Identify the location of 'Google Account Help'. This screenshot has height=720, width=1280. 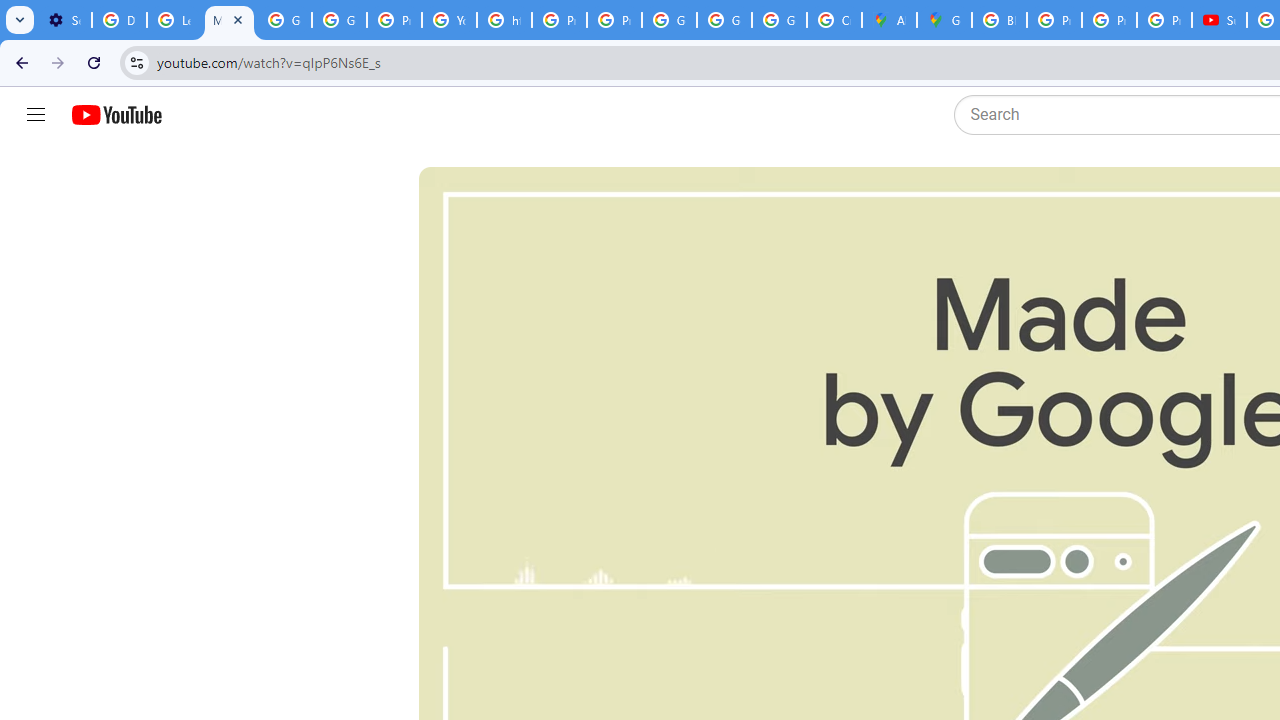
(283, 20).